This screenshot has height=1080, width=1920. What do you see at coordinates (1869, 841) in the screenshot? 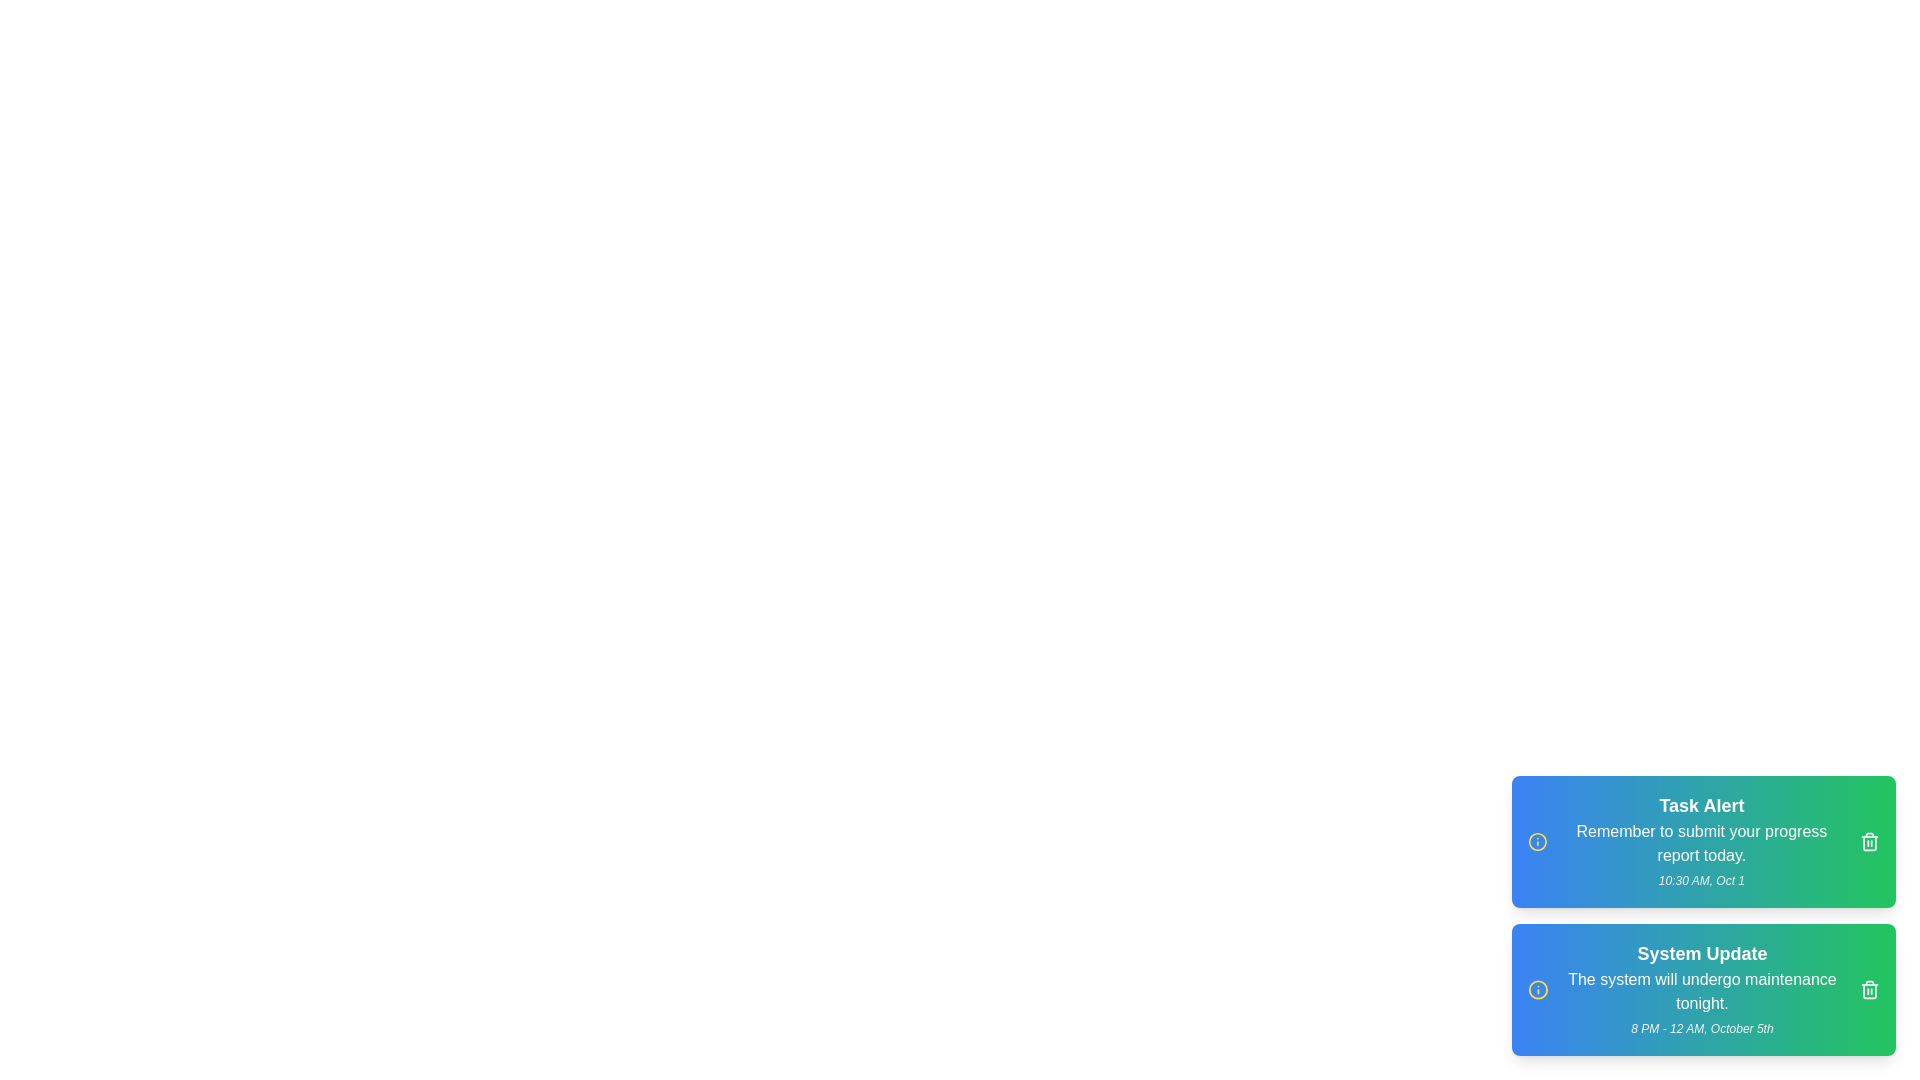
I see `the notification with title Task Alert` at bounding box center [1869, 841].